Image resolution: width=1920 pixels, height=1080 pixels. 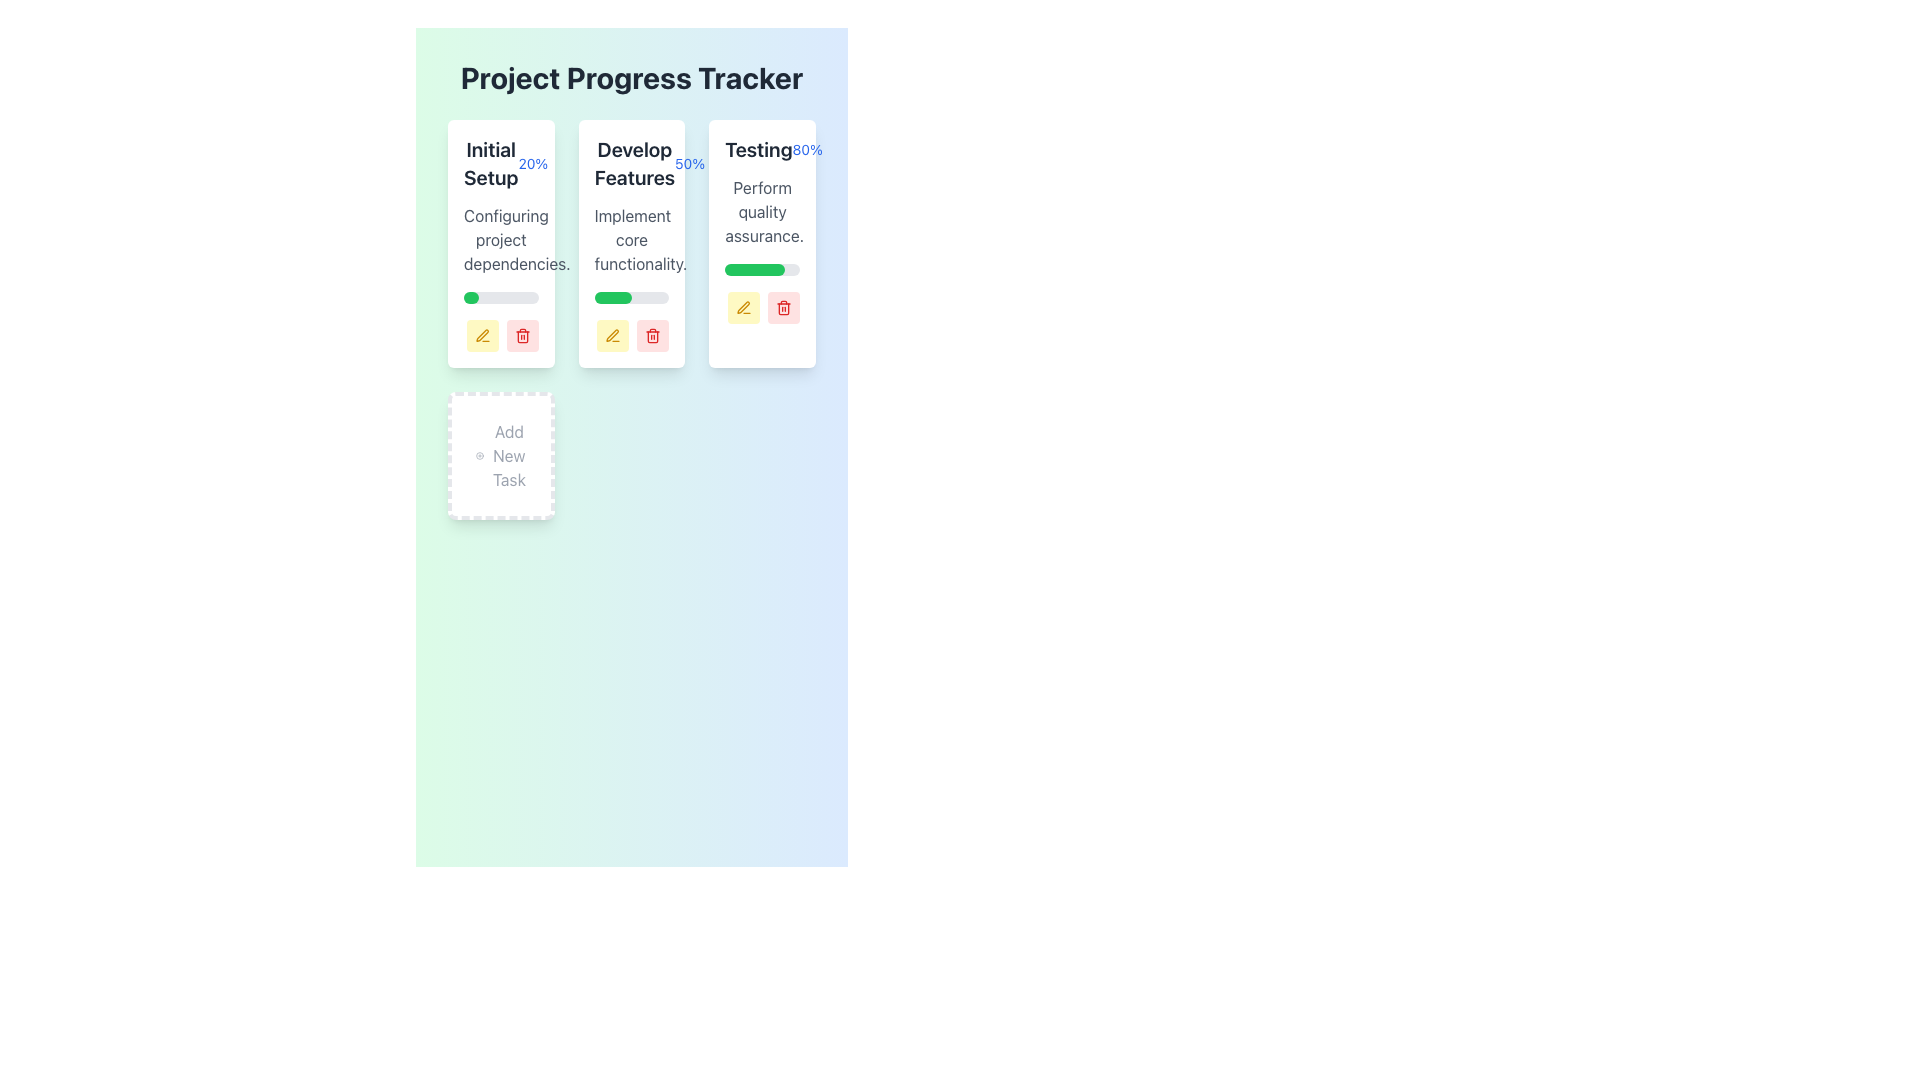 I want to click on the text display element that shows 'Initial Setup' in bold and '20%' in blue, located near the upper-left corner of the Project Progress Tracker card, so click(x=501, y=163).